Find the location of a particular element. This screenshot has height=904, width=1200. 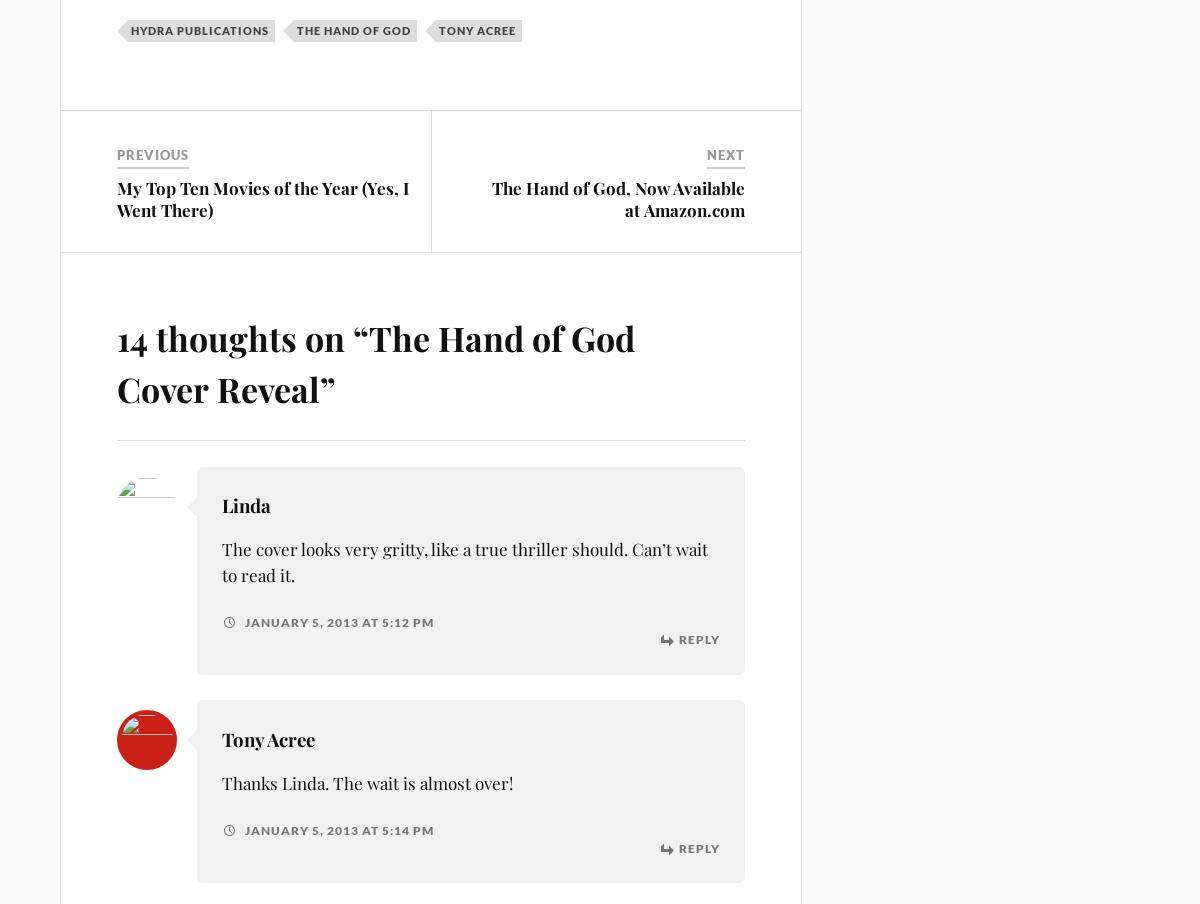

'January 5, 2013 at 5:12 pm' is located at coordinates (338, 620).